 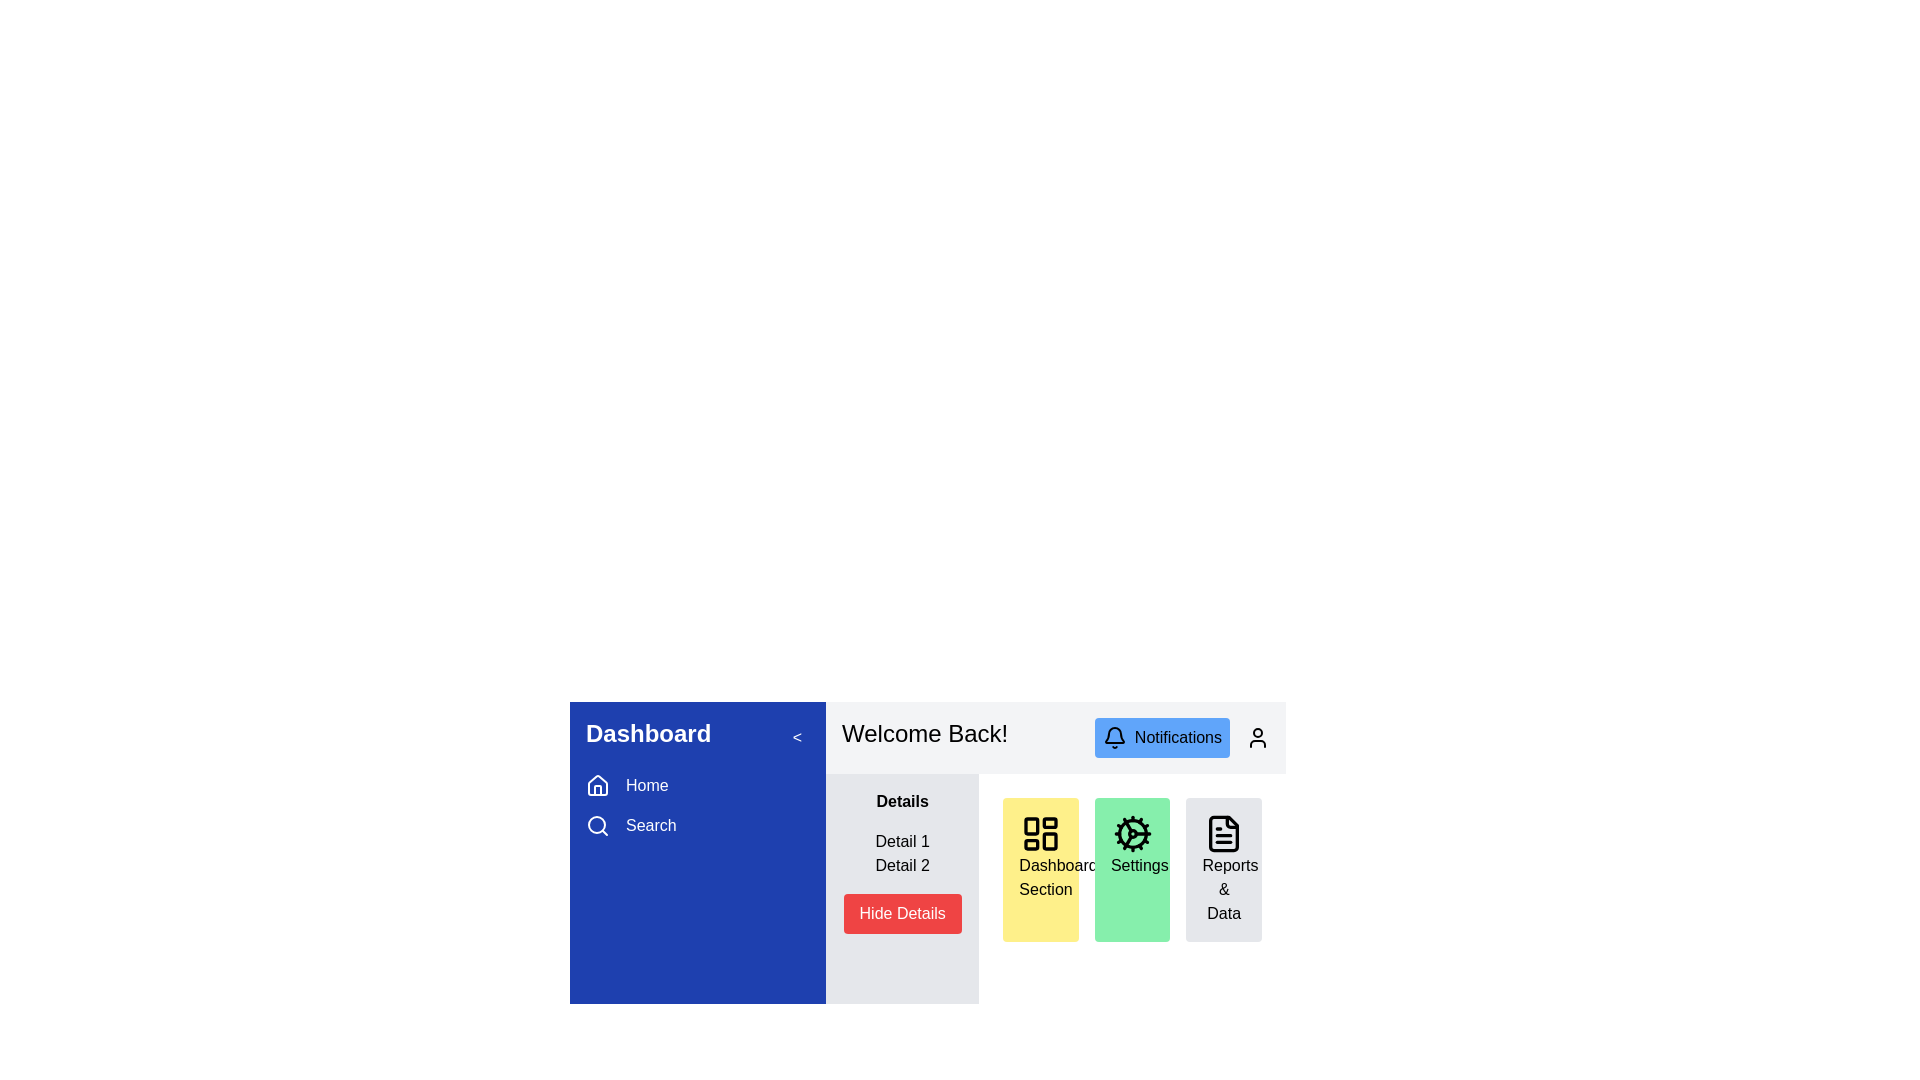 I want to click on the 'Notifications' static text label that is right-aligned within a blue rectangular button-like component, located in the upper-right corner of the interface, adjacent to a bell icon, so click(x=1178, y=737).